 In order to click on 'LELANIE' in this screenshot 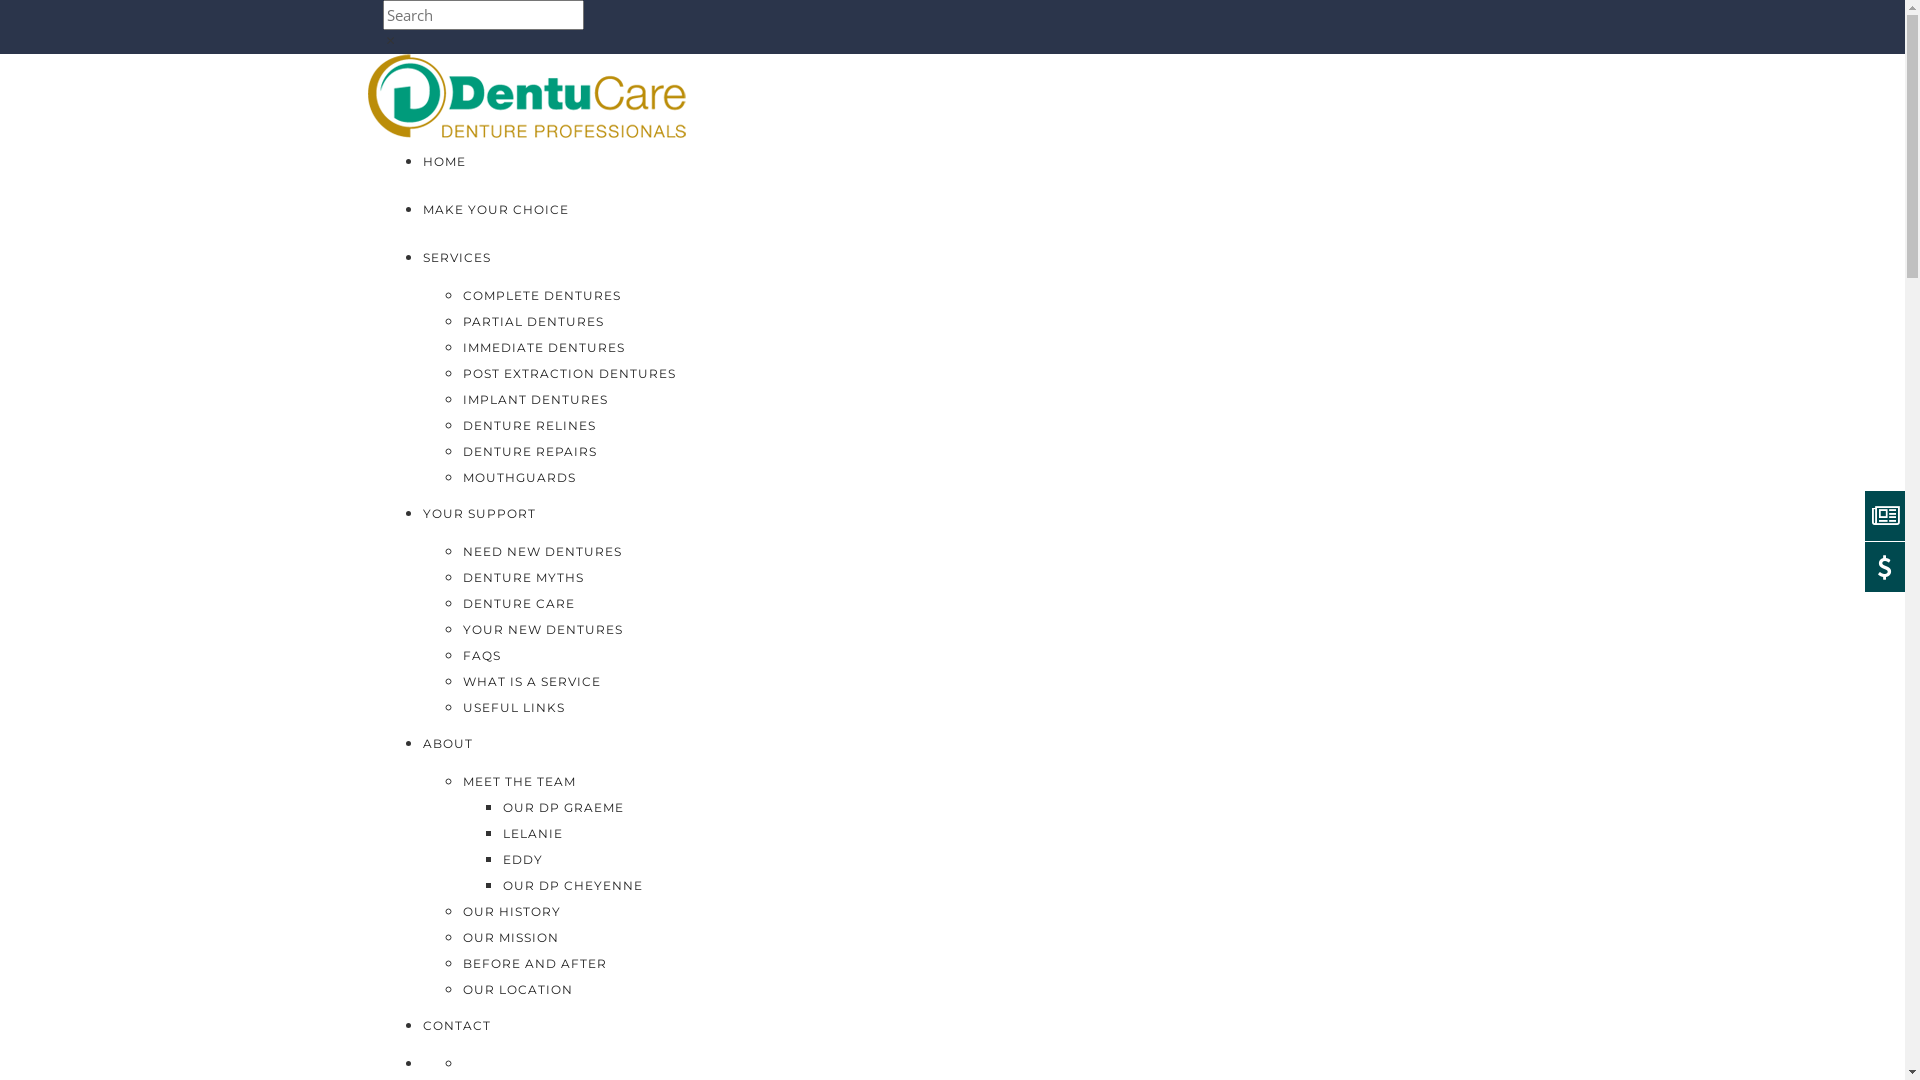, I will do `click(532, 833)`.